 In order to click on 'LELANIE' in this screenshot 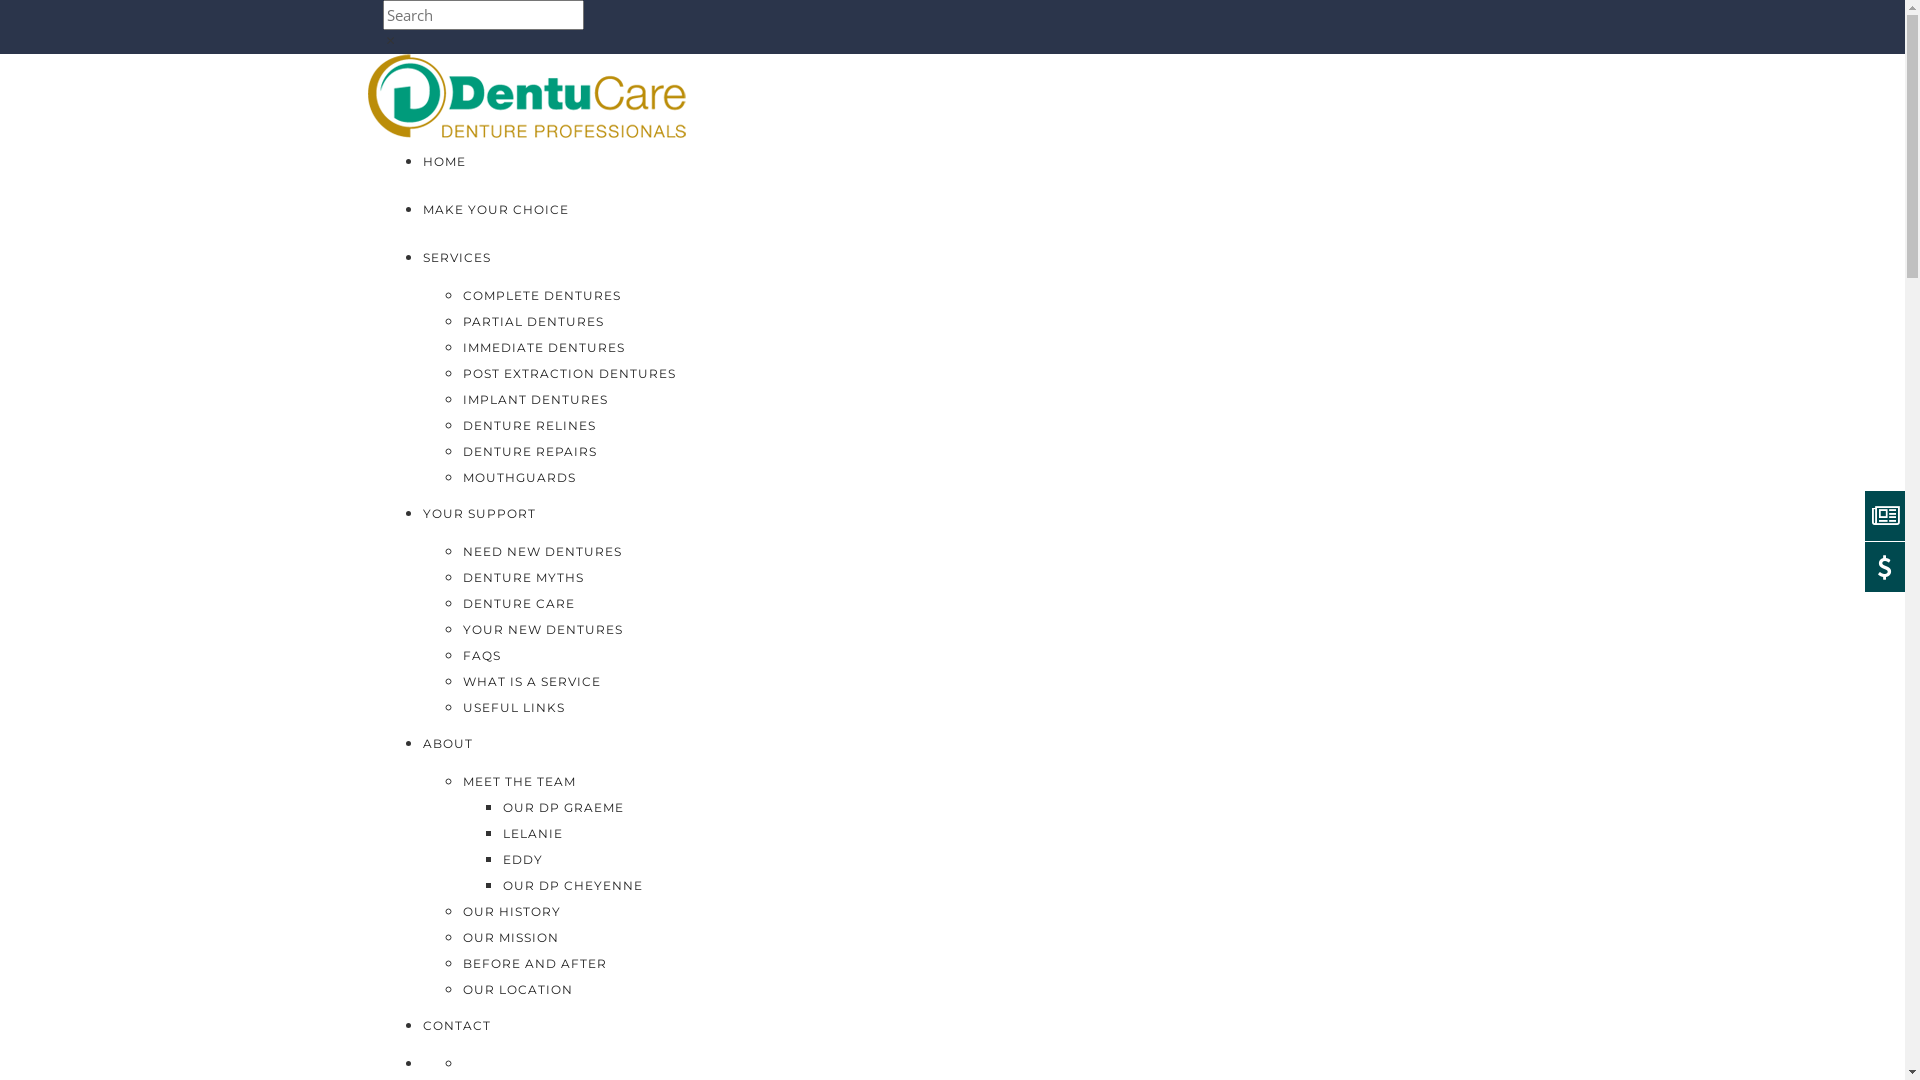, I will do `click(532, 833)`.